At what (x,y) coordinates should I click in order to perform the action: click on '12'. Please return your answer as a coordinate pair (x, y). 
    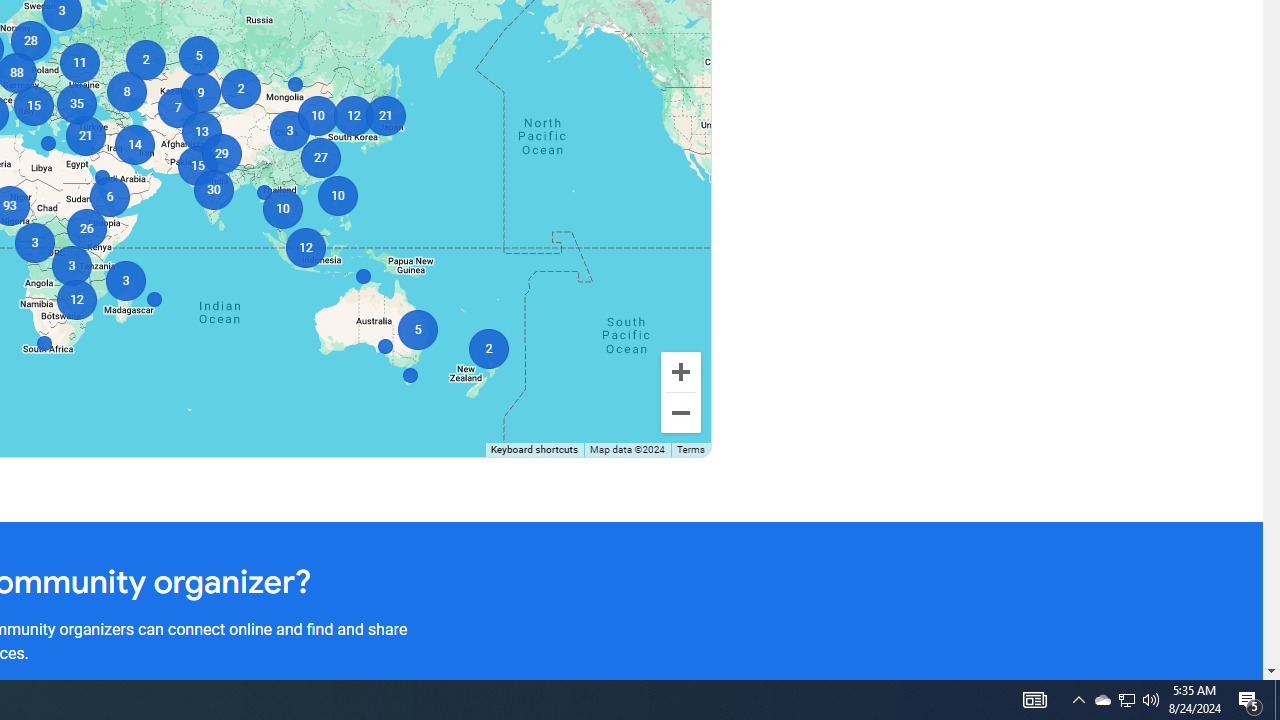
    Looking at the image, I should click on (304, 247).